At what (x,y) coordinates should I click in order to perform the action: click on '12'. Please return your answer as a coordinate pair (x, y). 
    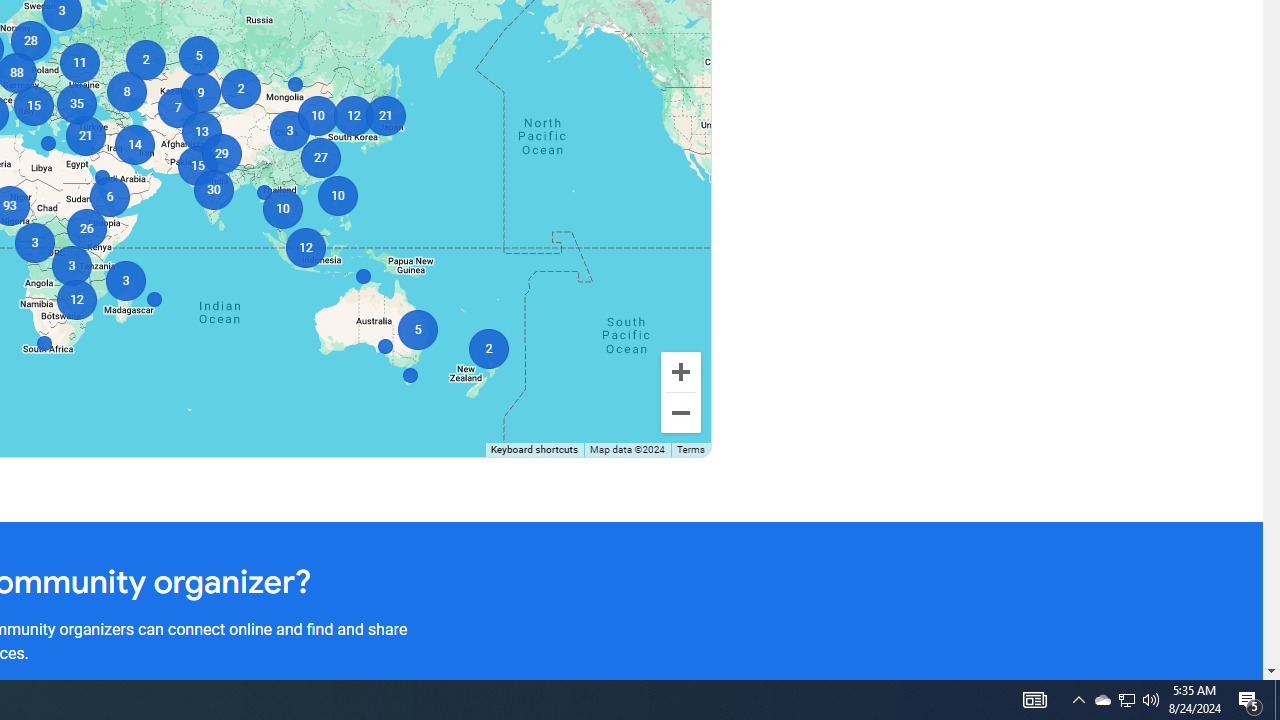
    Looking at the image, I should click on (304, 247).